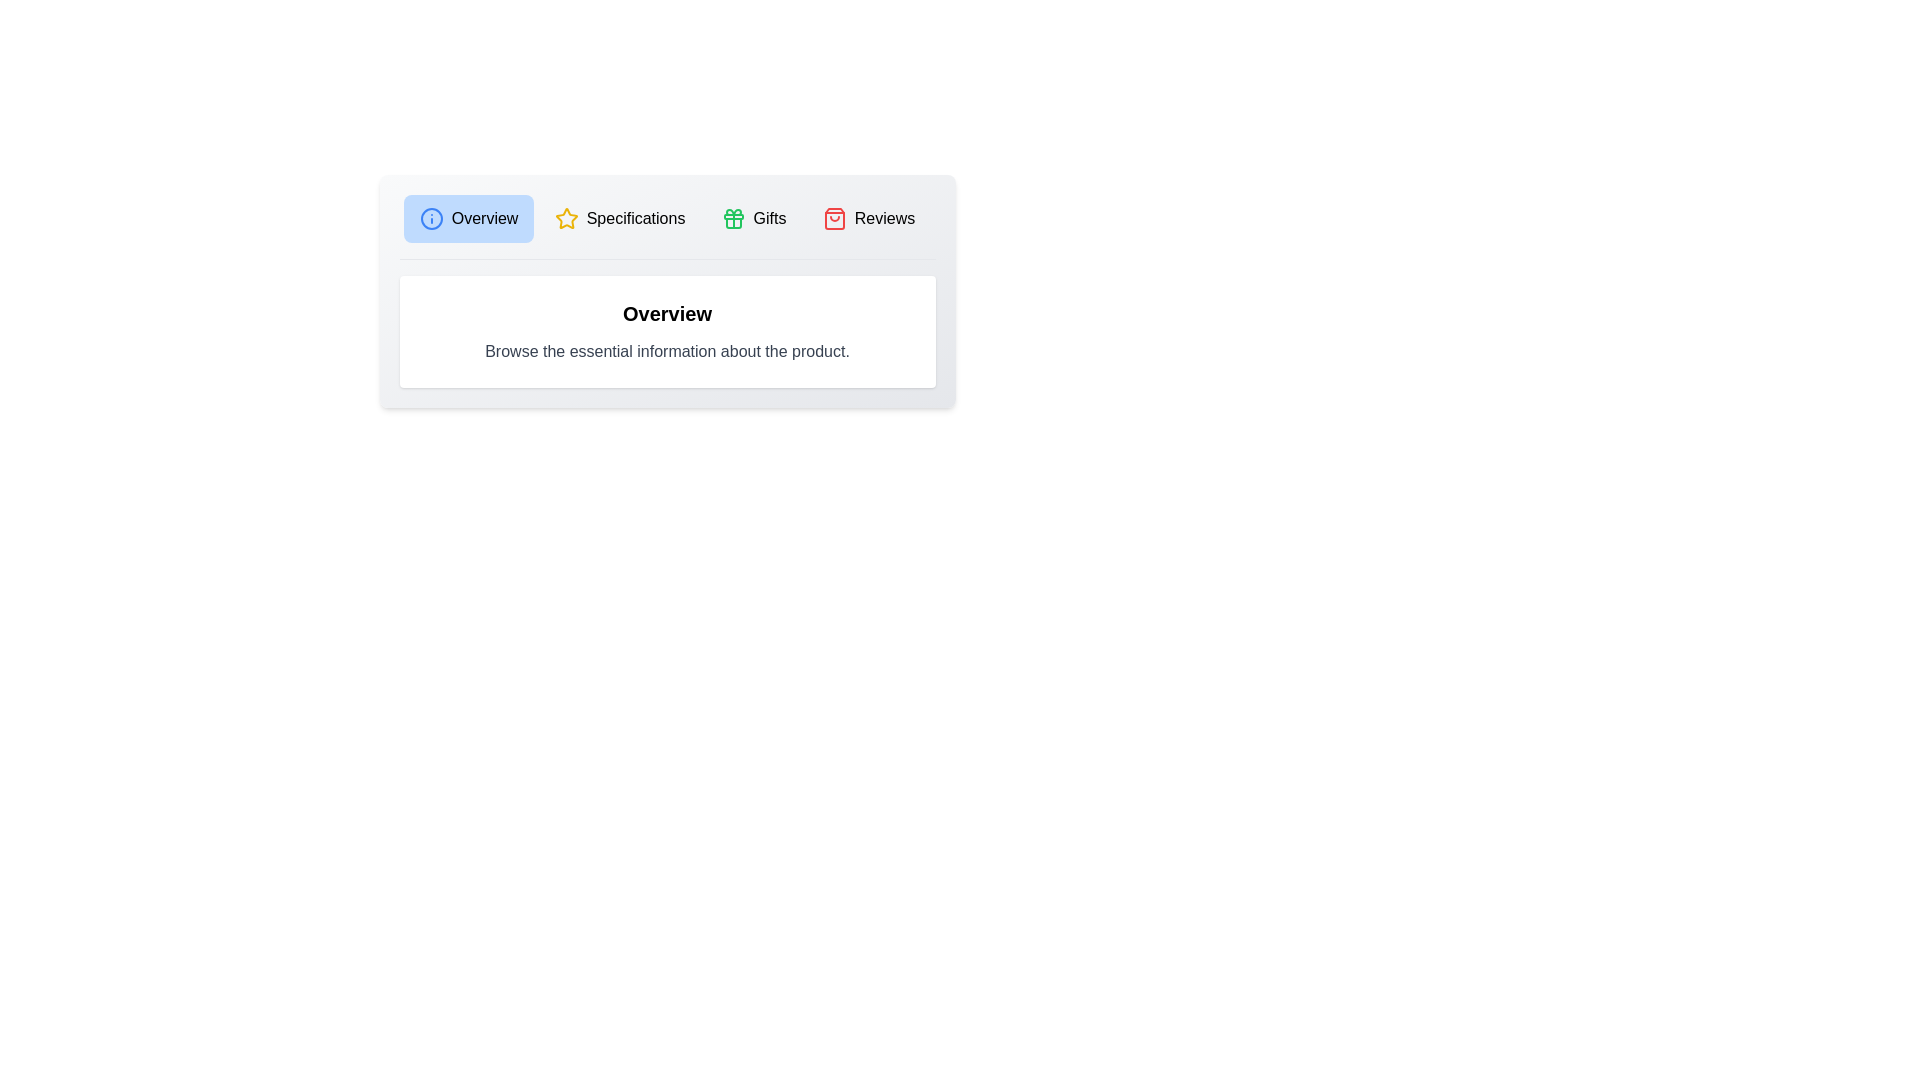  What do you see at coordinates (868, 219) in the screenshot?
I see `the tab labeled Reviews` at bounding box center [868, 219].